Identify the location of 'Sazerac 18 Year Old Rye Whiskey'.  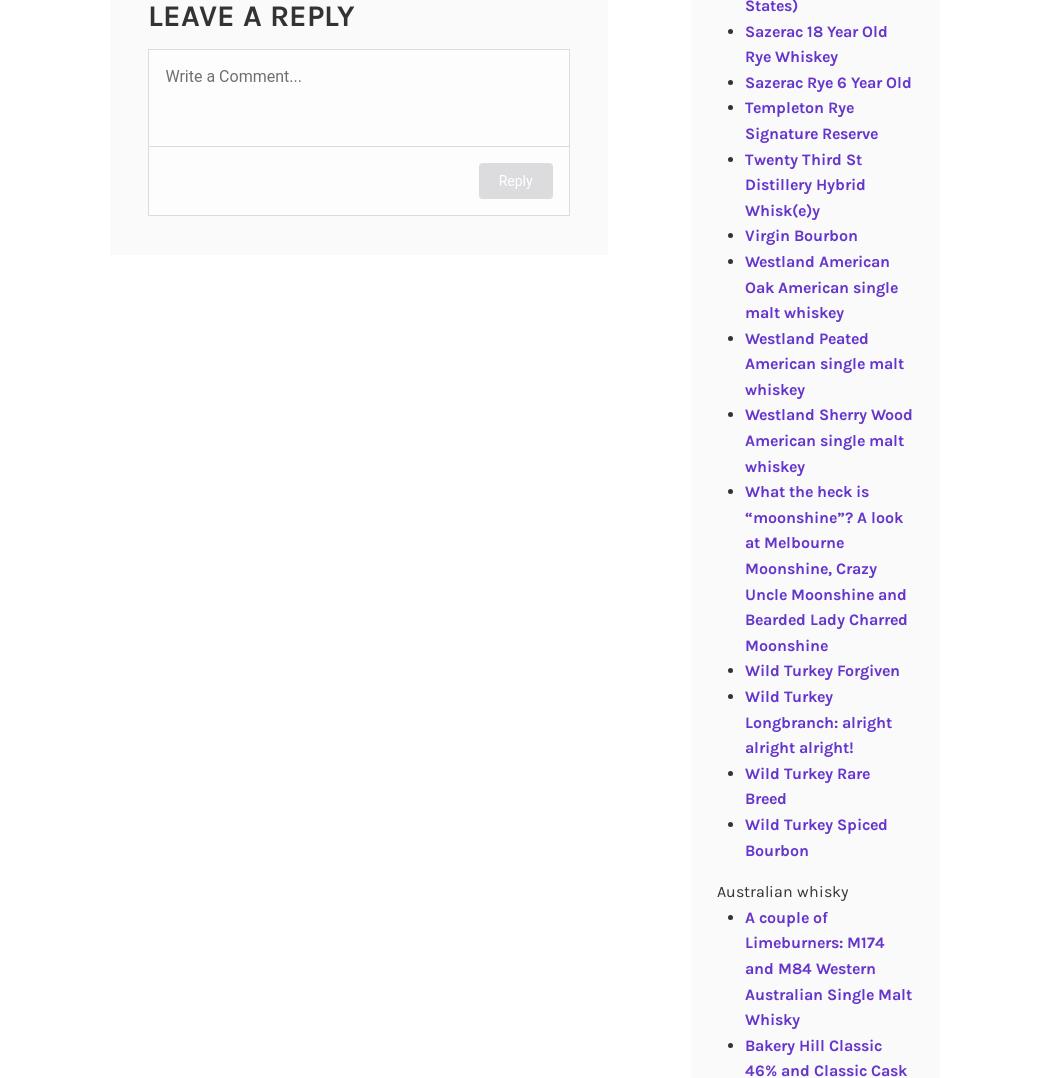
(743, 43).